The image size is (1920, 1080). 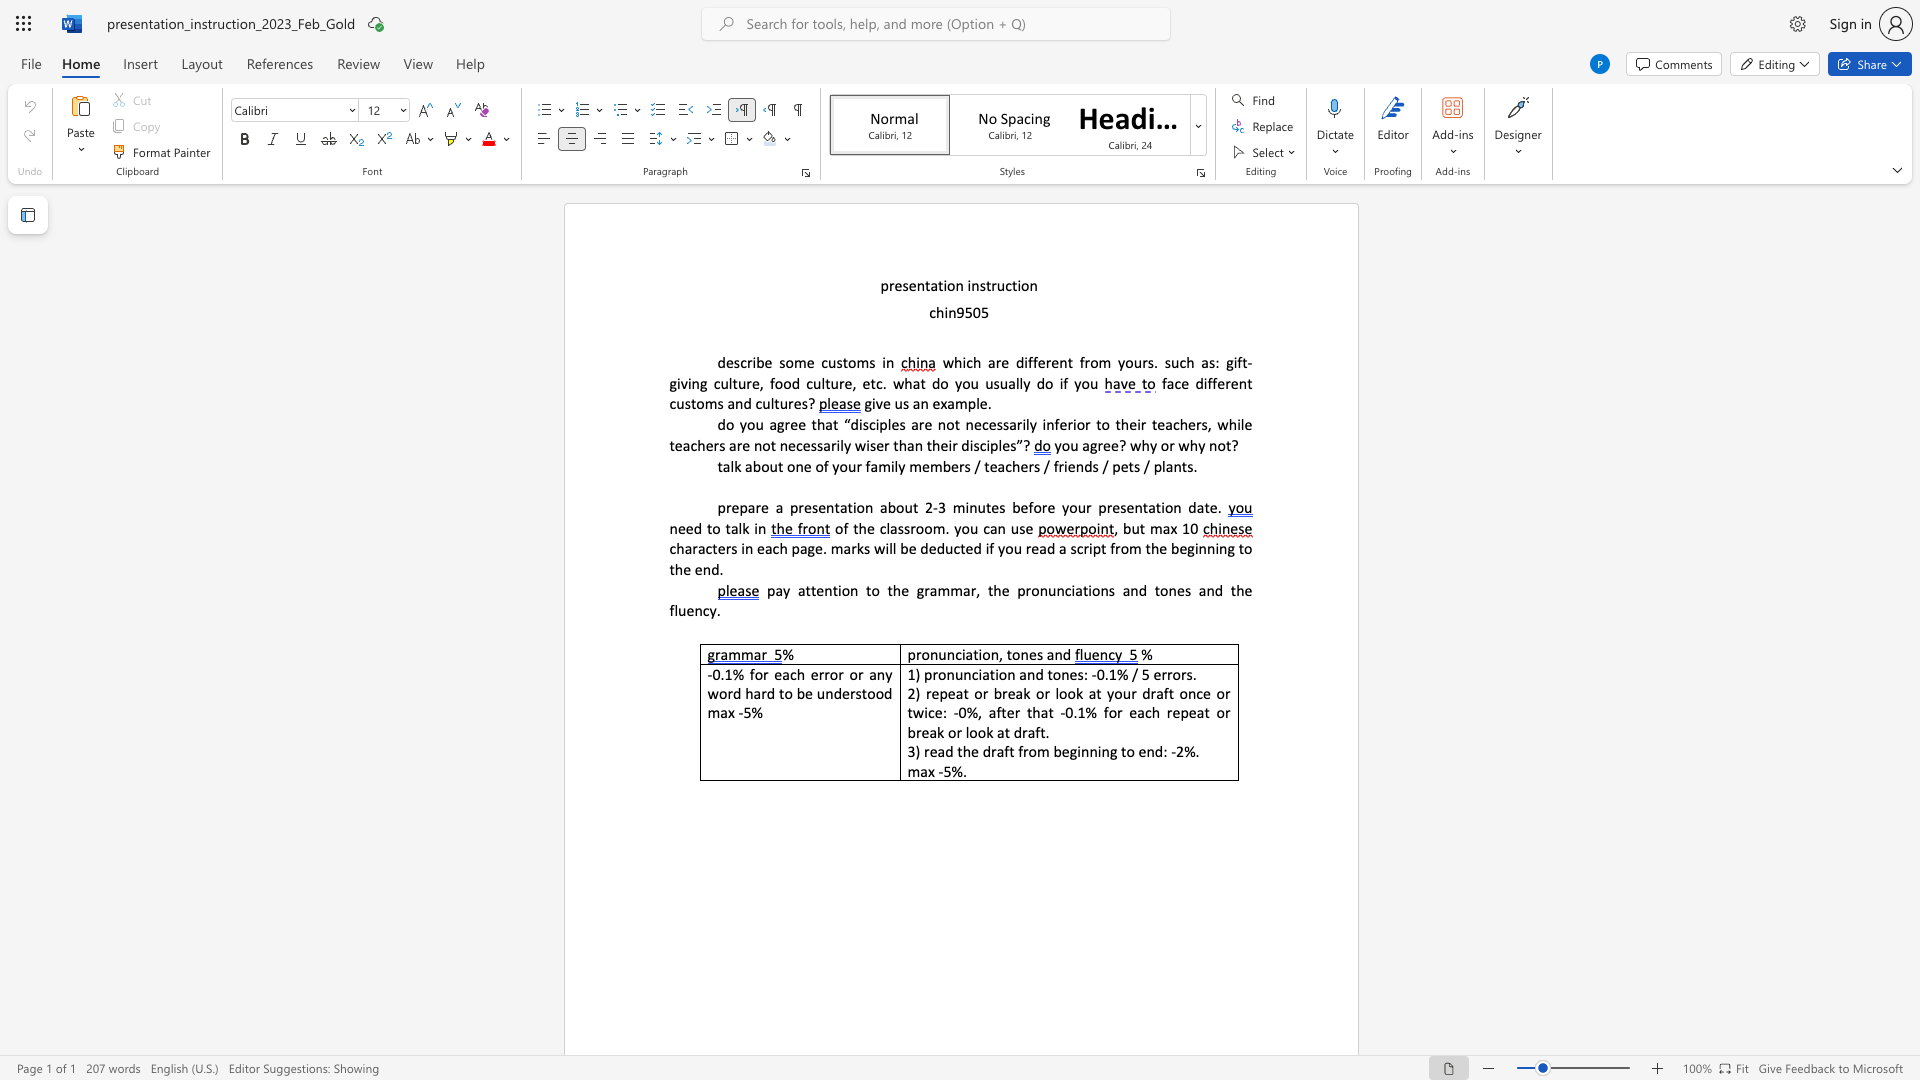 I want to click on the subset text "achers, while teachers are not necessarily wiser th" within the text "do you agree that “disciples are not necessarily inferior to their teachers, while teachers are not necessarily wiser than their disciples”?", so click(x=1165, y=423).